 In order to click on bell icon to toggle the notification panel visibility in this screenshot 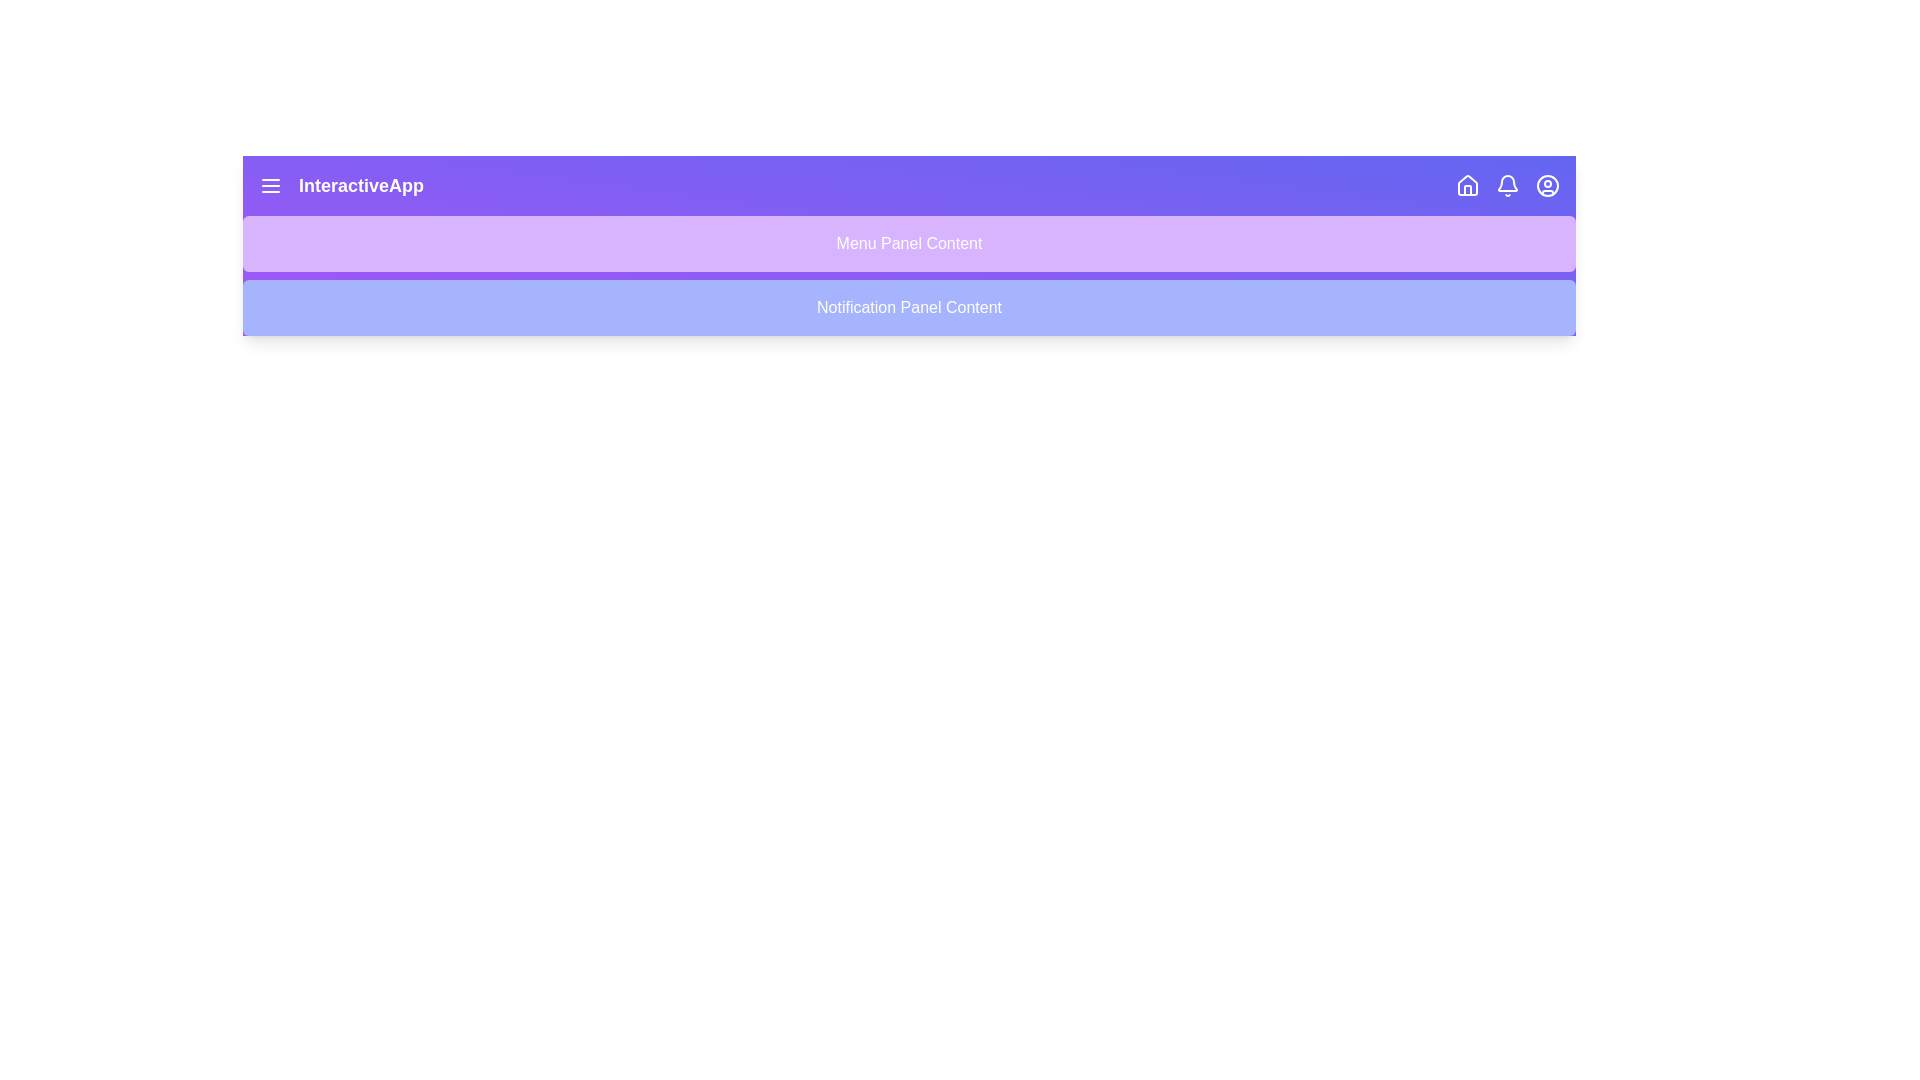, I will do `click(1507, 185)`.